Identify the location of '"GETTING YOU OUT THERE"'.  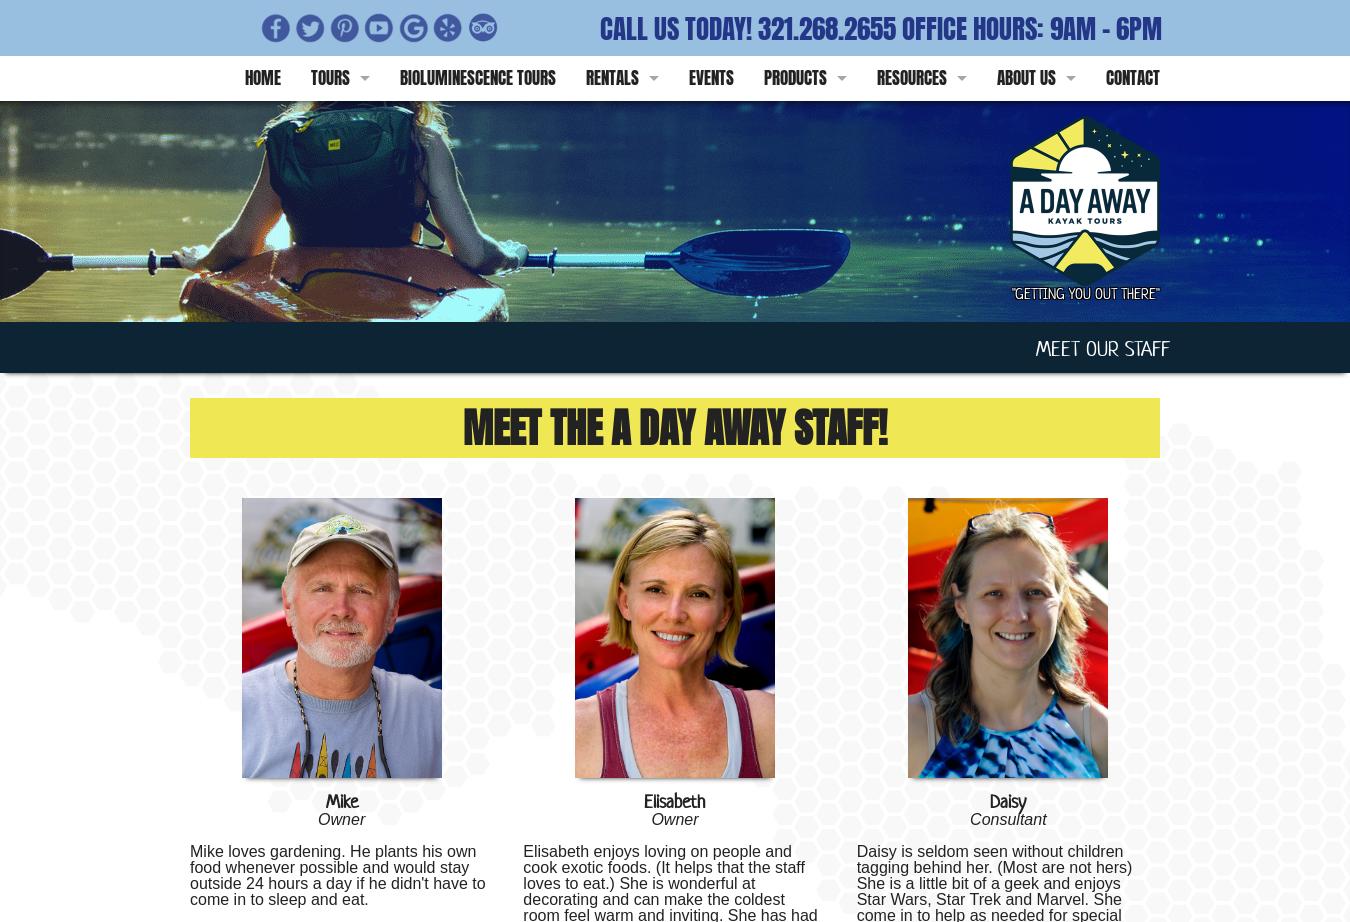
(1085, 292).